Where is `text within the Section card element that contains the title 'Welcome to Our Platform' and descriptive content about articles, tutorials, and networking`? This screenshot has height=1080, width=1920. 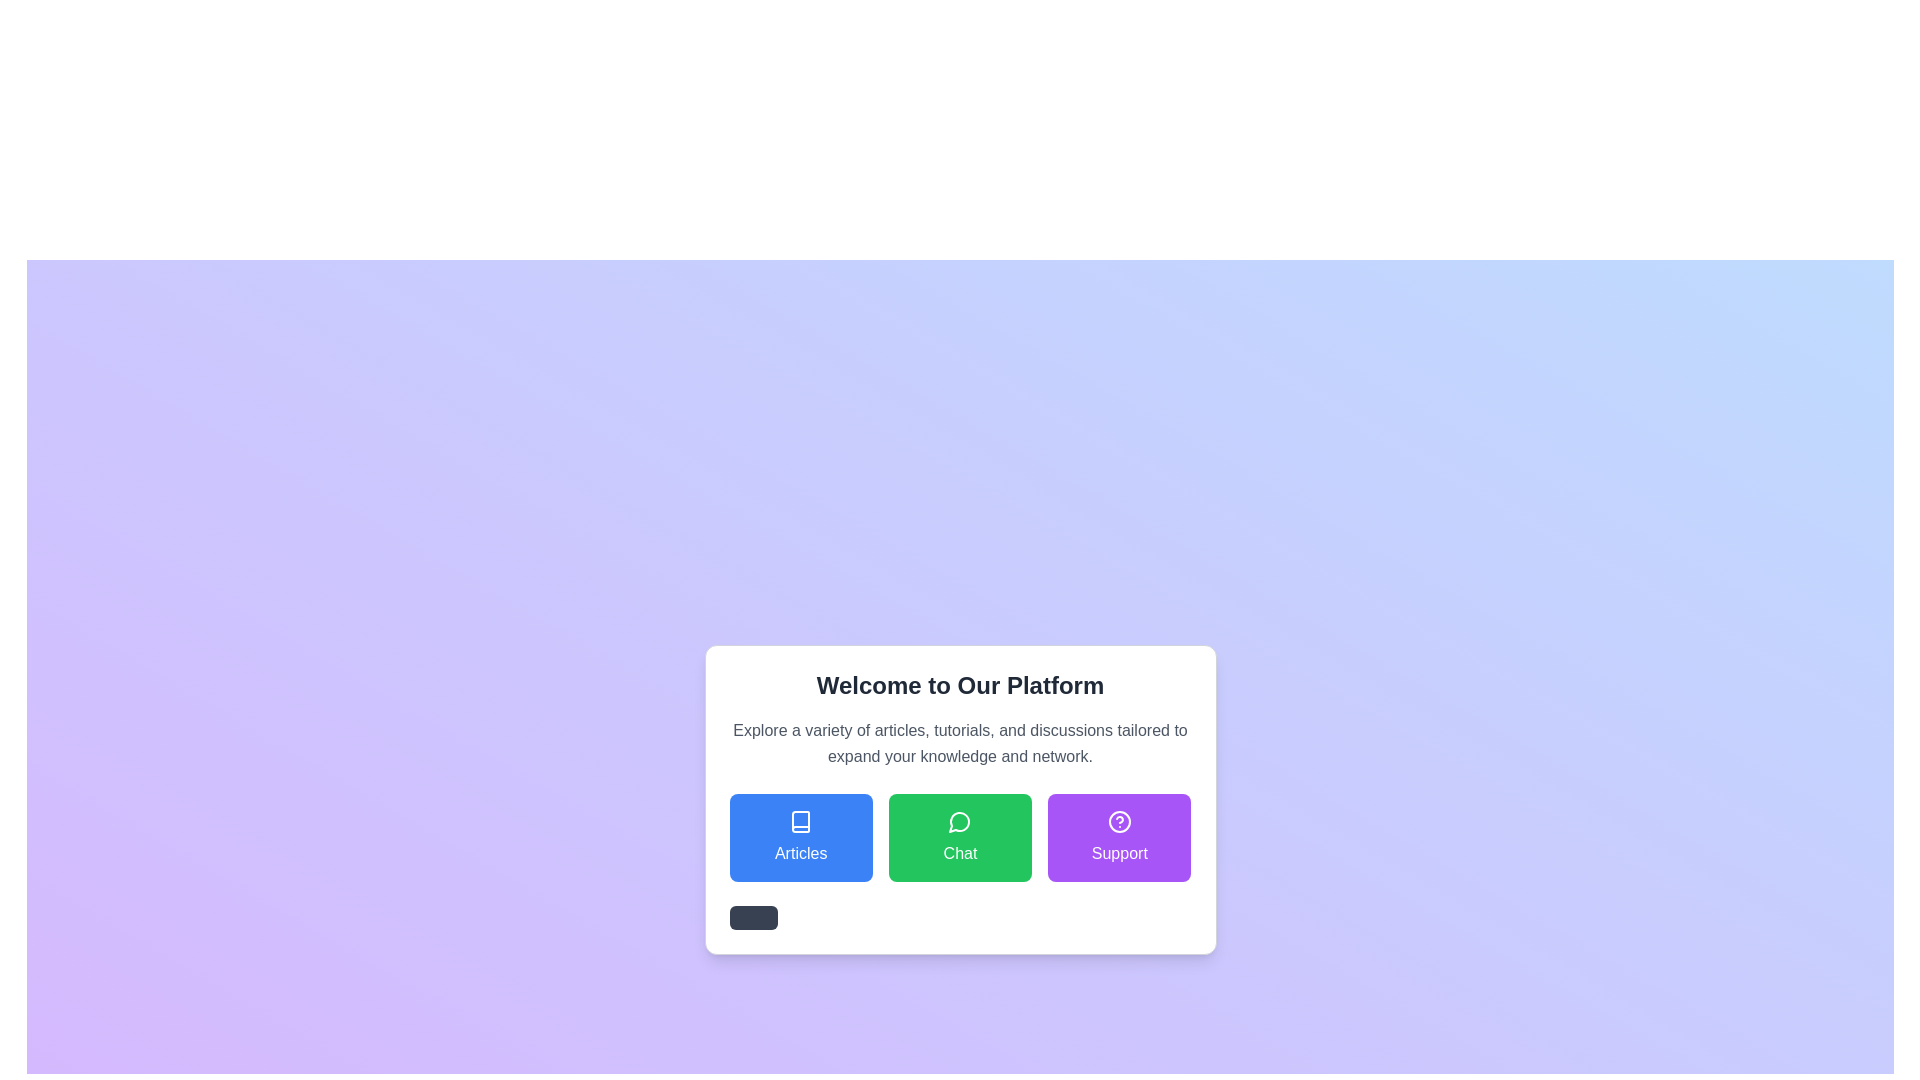
text within the Section card element that contains the title 'Welcome to Our Platform' and descriptive content about articles, tutorials, and networking is located at coordinates (960, 798).